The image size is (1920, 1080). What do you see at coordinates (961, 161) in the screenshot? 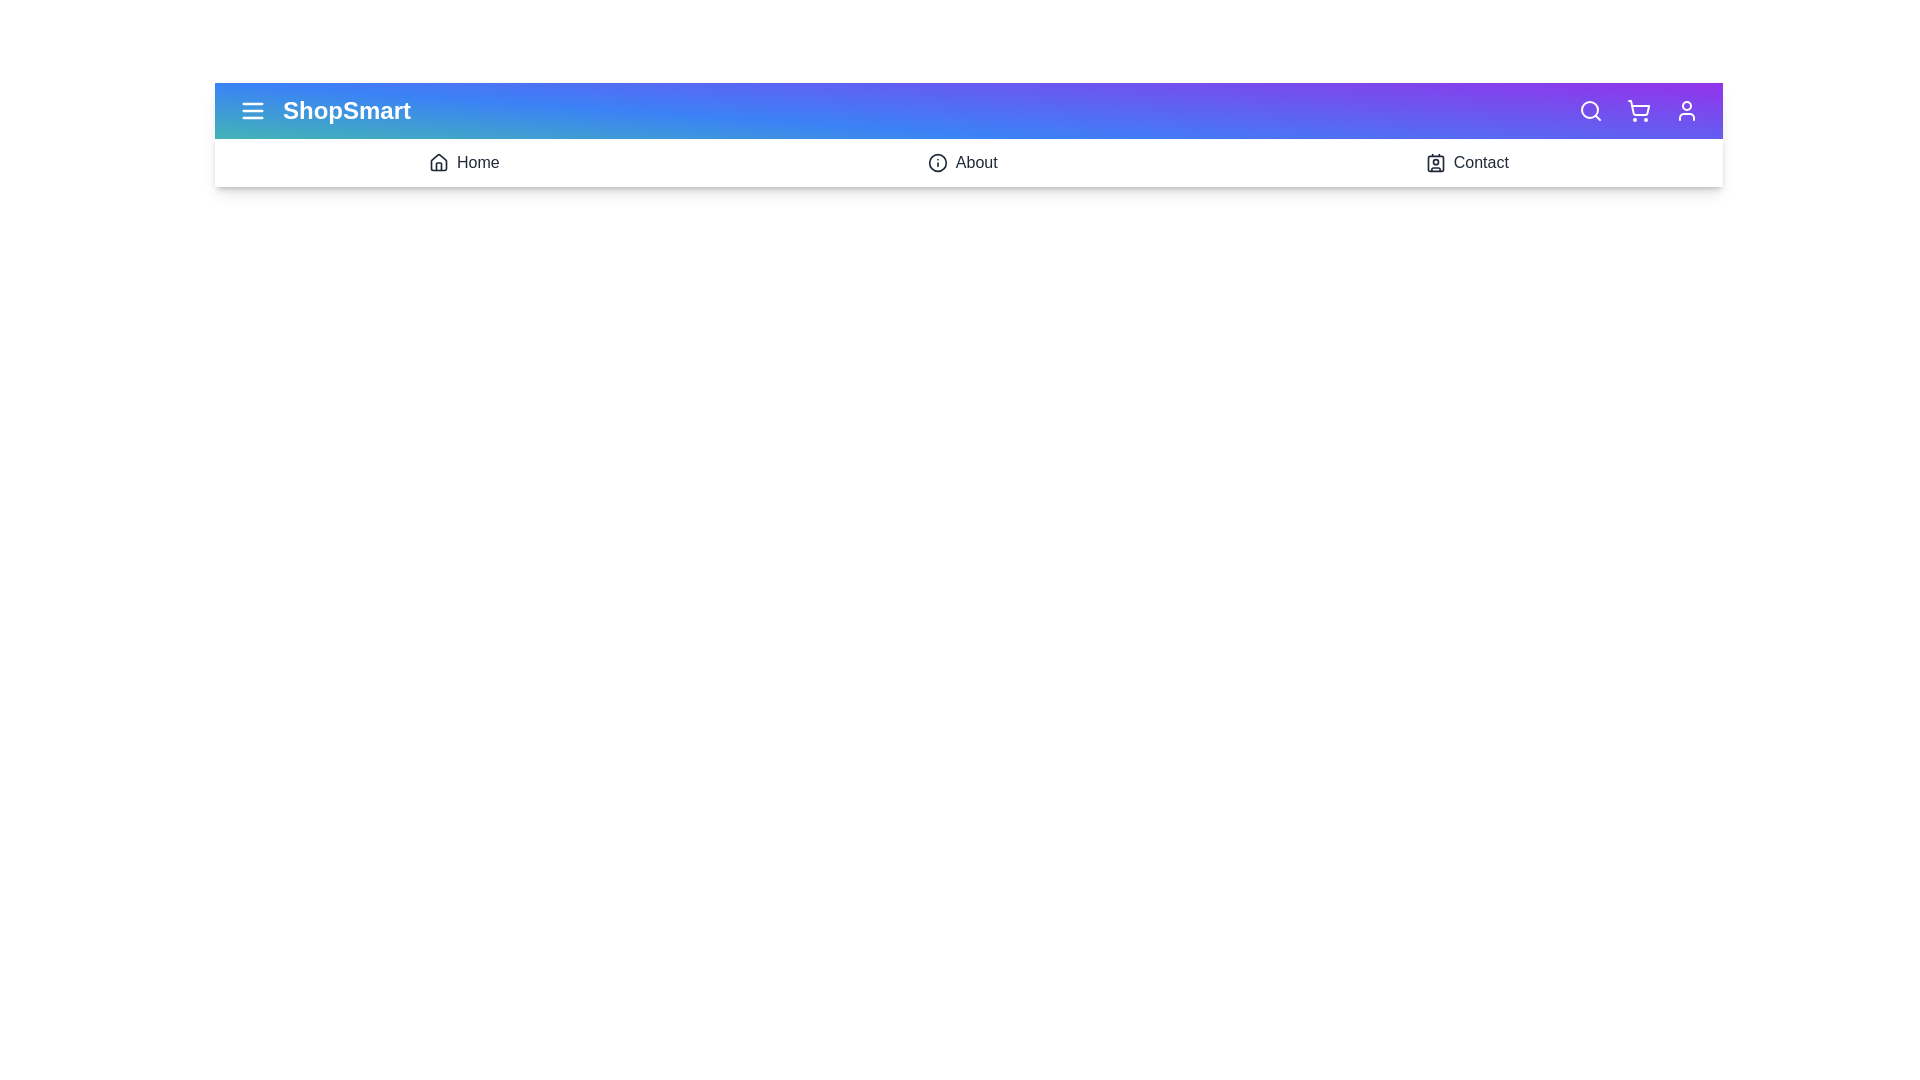
I see `the 'About' icon to navigate to the 'About' section` at bounding box center [961, 161].